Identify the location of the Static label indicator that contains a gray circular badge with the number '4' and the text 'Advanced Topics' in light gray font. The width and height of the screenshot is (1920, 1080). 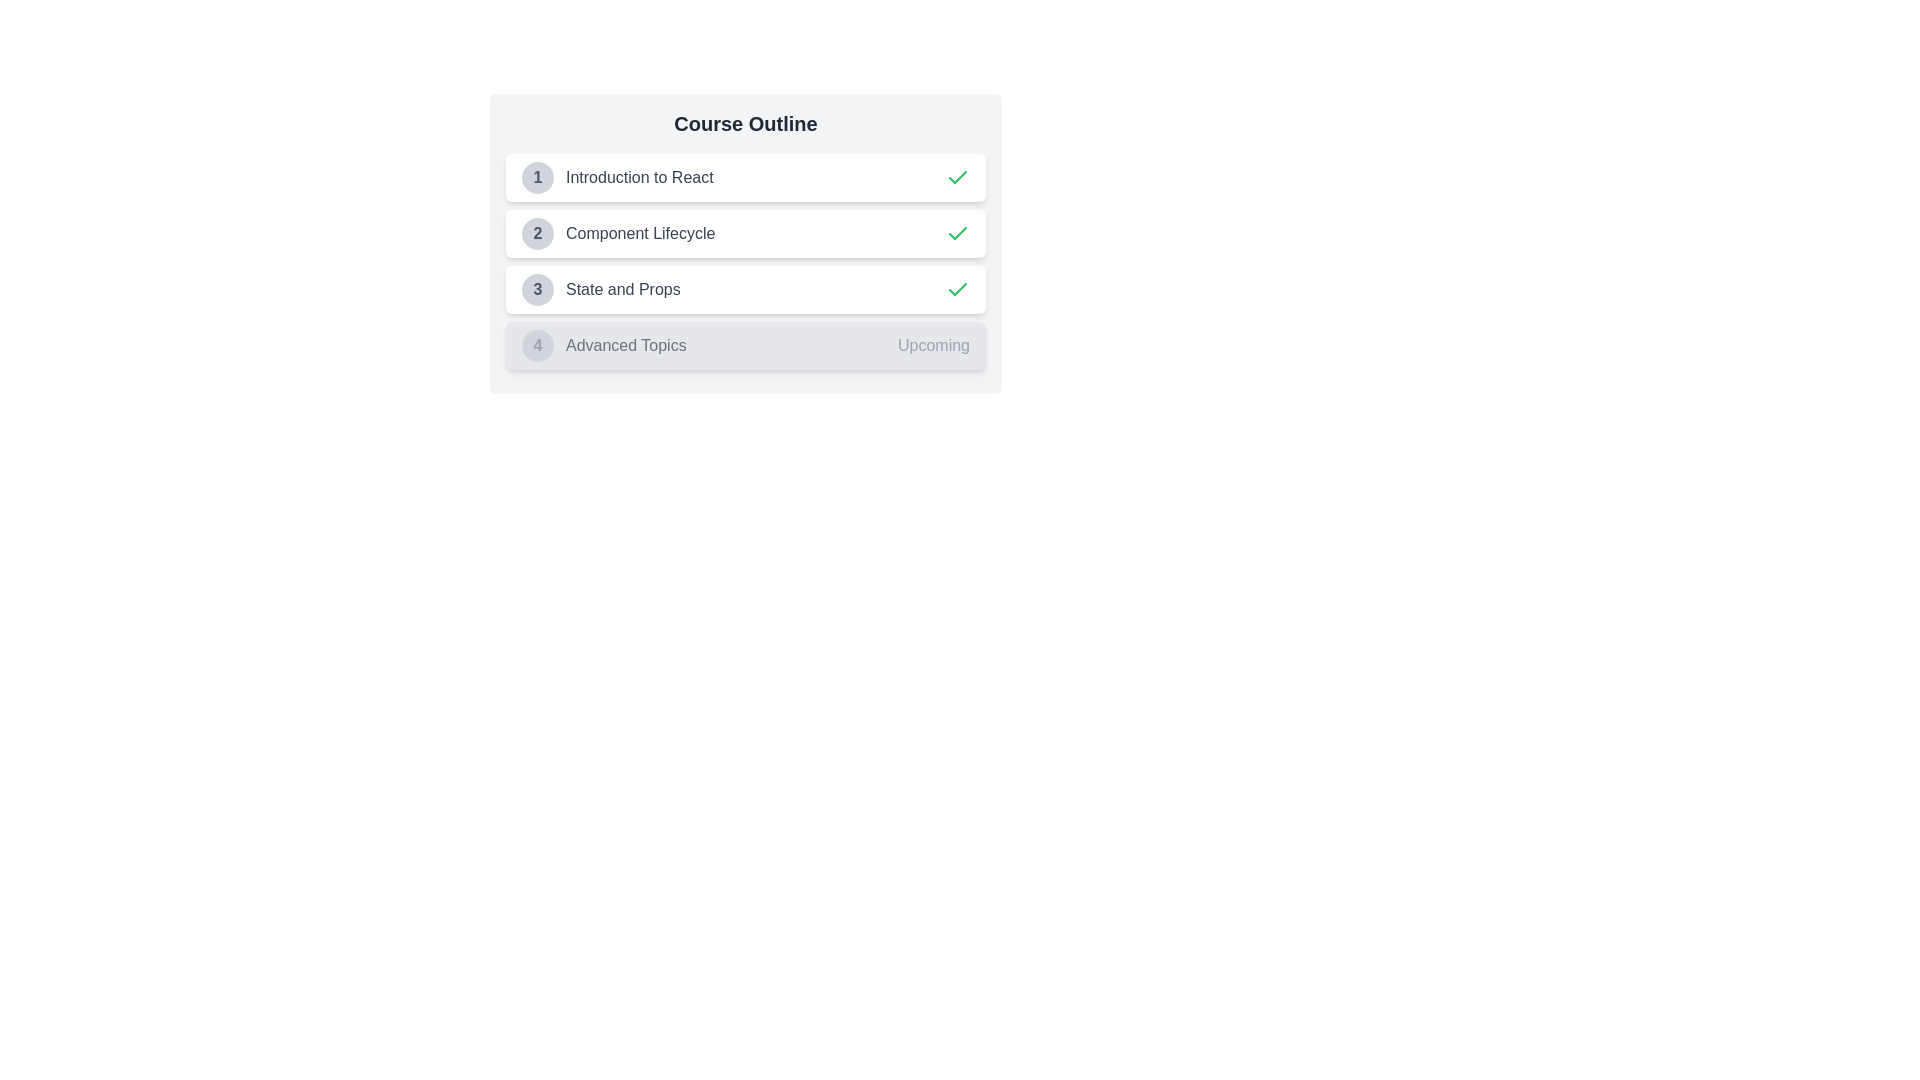
(603, 345).